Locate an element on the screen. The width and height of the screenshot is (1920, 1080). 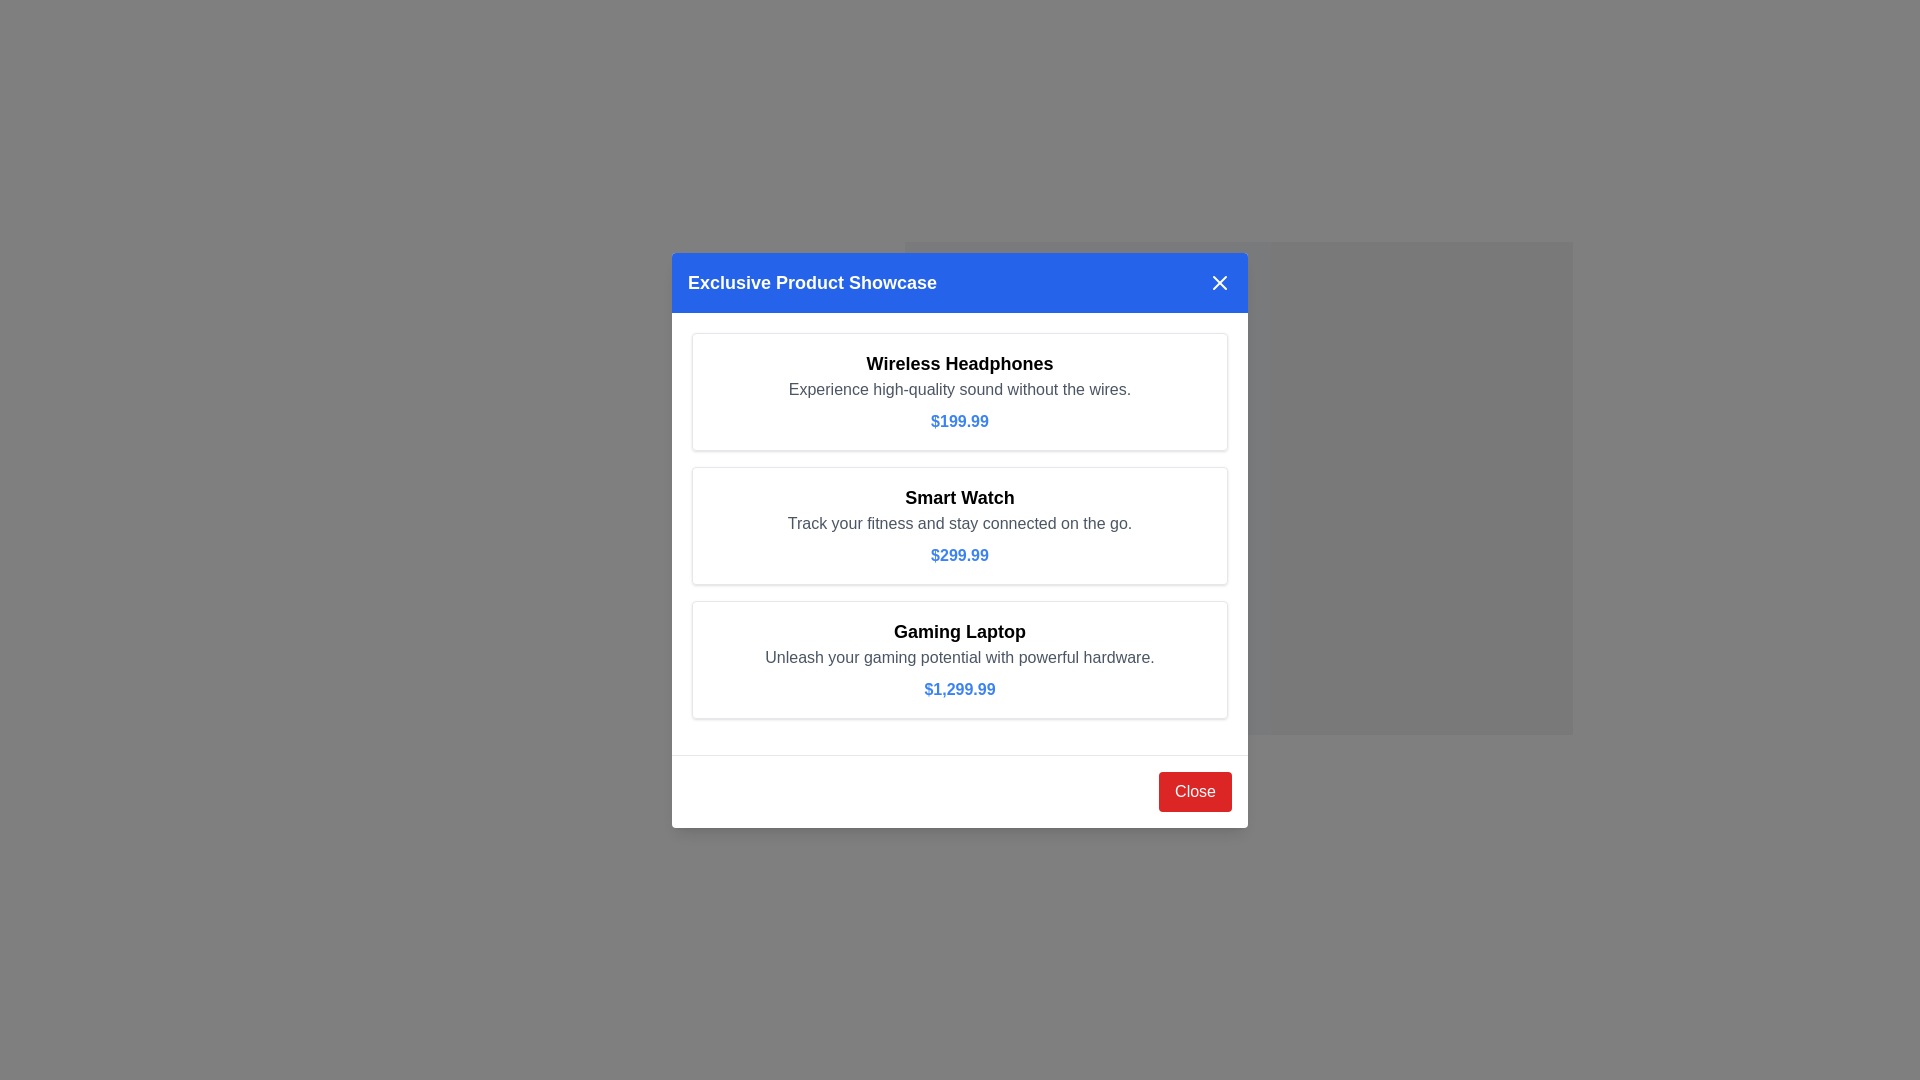
text string styled in gray, medium-sized font that reads 'Track your fitness and stay connected on the go.' This text is located in the center of the modal dialog box, below the title 'Smart Watch.' is located at coordinates (960, 522).